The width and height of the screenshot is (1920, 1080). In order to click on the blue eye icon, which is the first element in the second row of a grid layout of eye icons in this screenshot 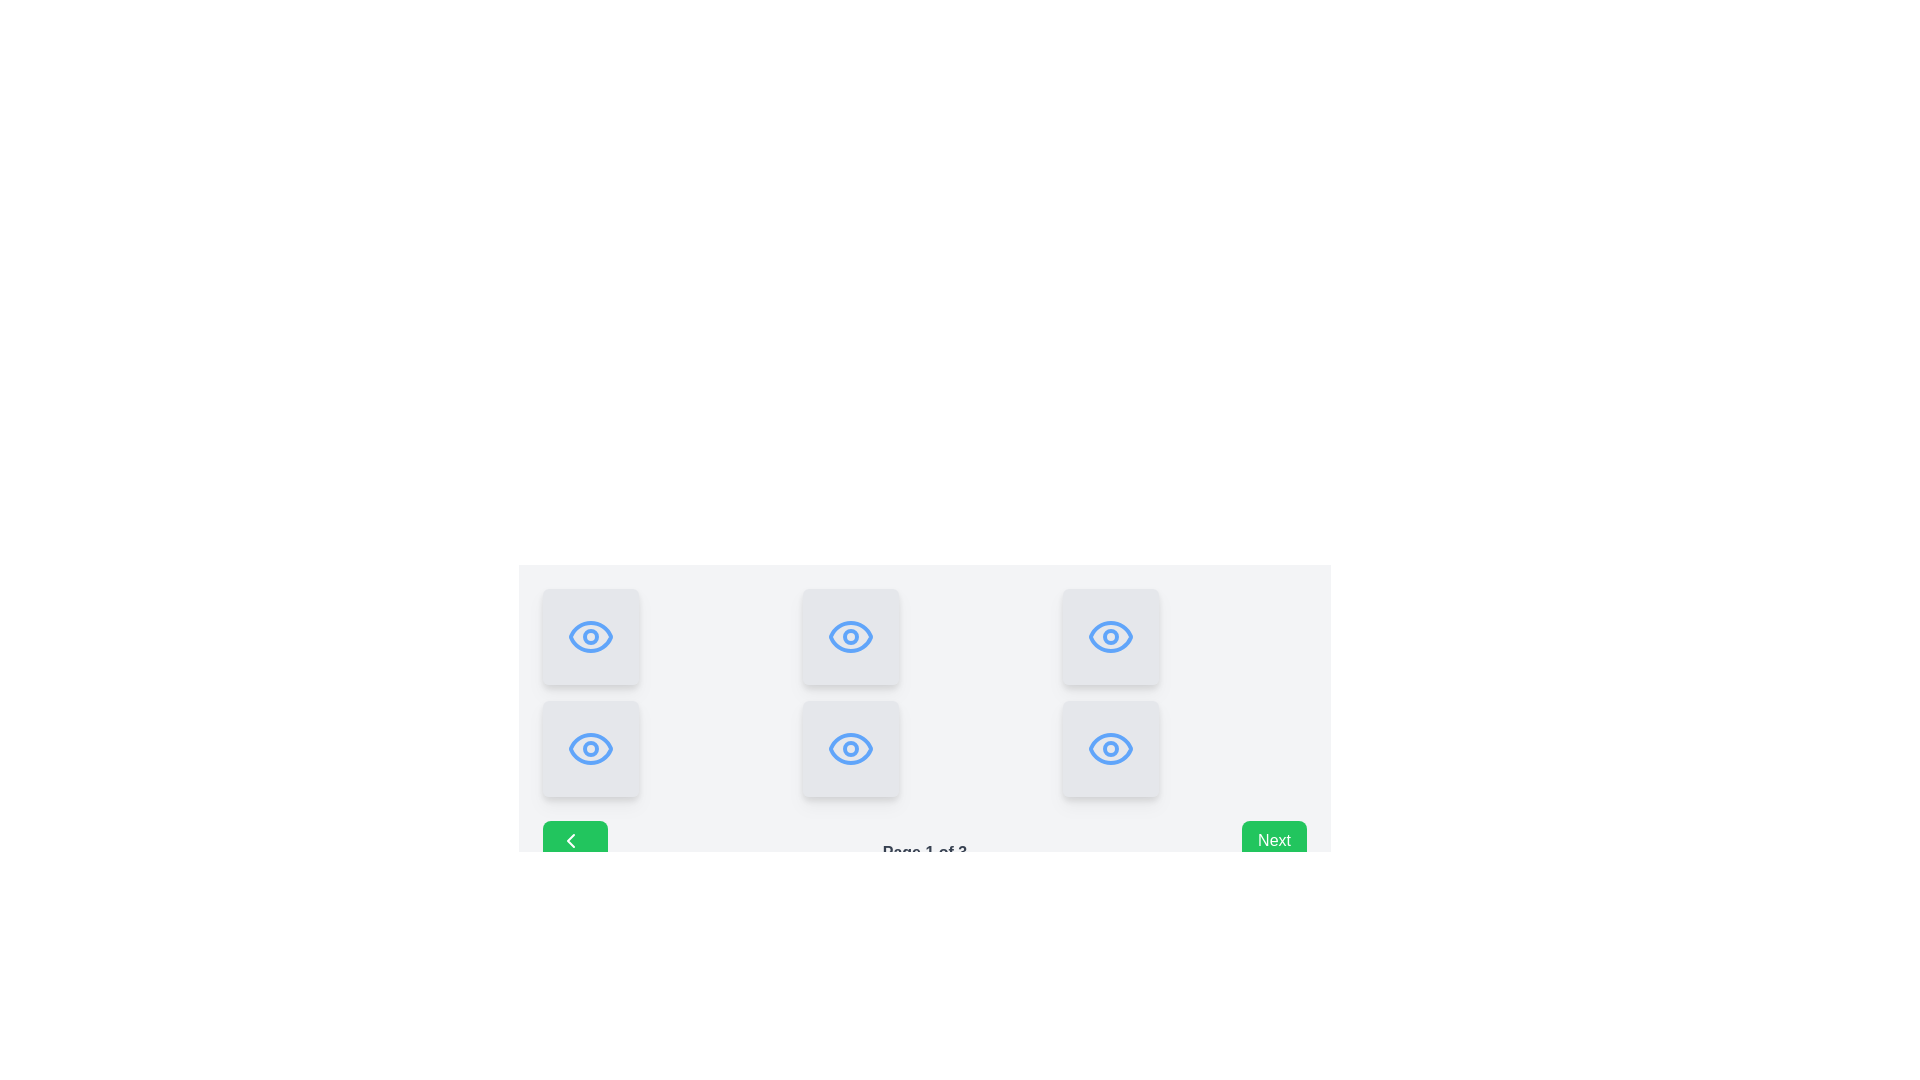, I will do `click(589, 748)`.